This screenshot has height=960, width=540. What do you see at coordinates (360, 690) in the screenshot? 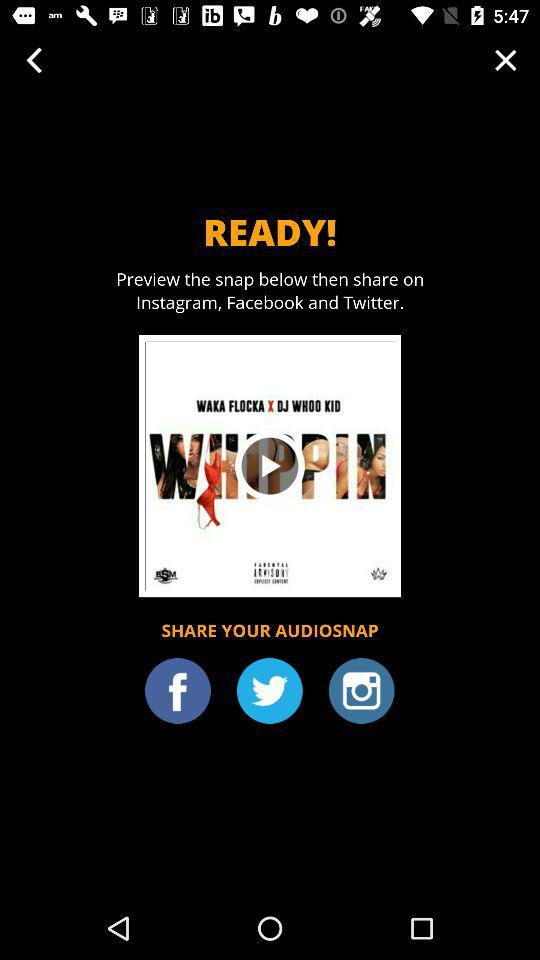
I see `the photo icon` at bounding box center [360, 690].